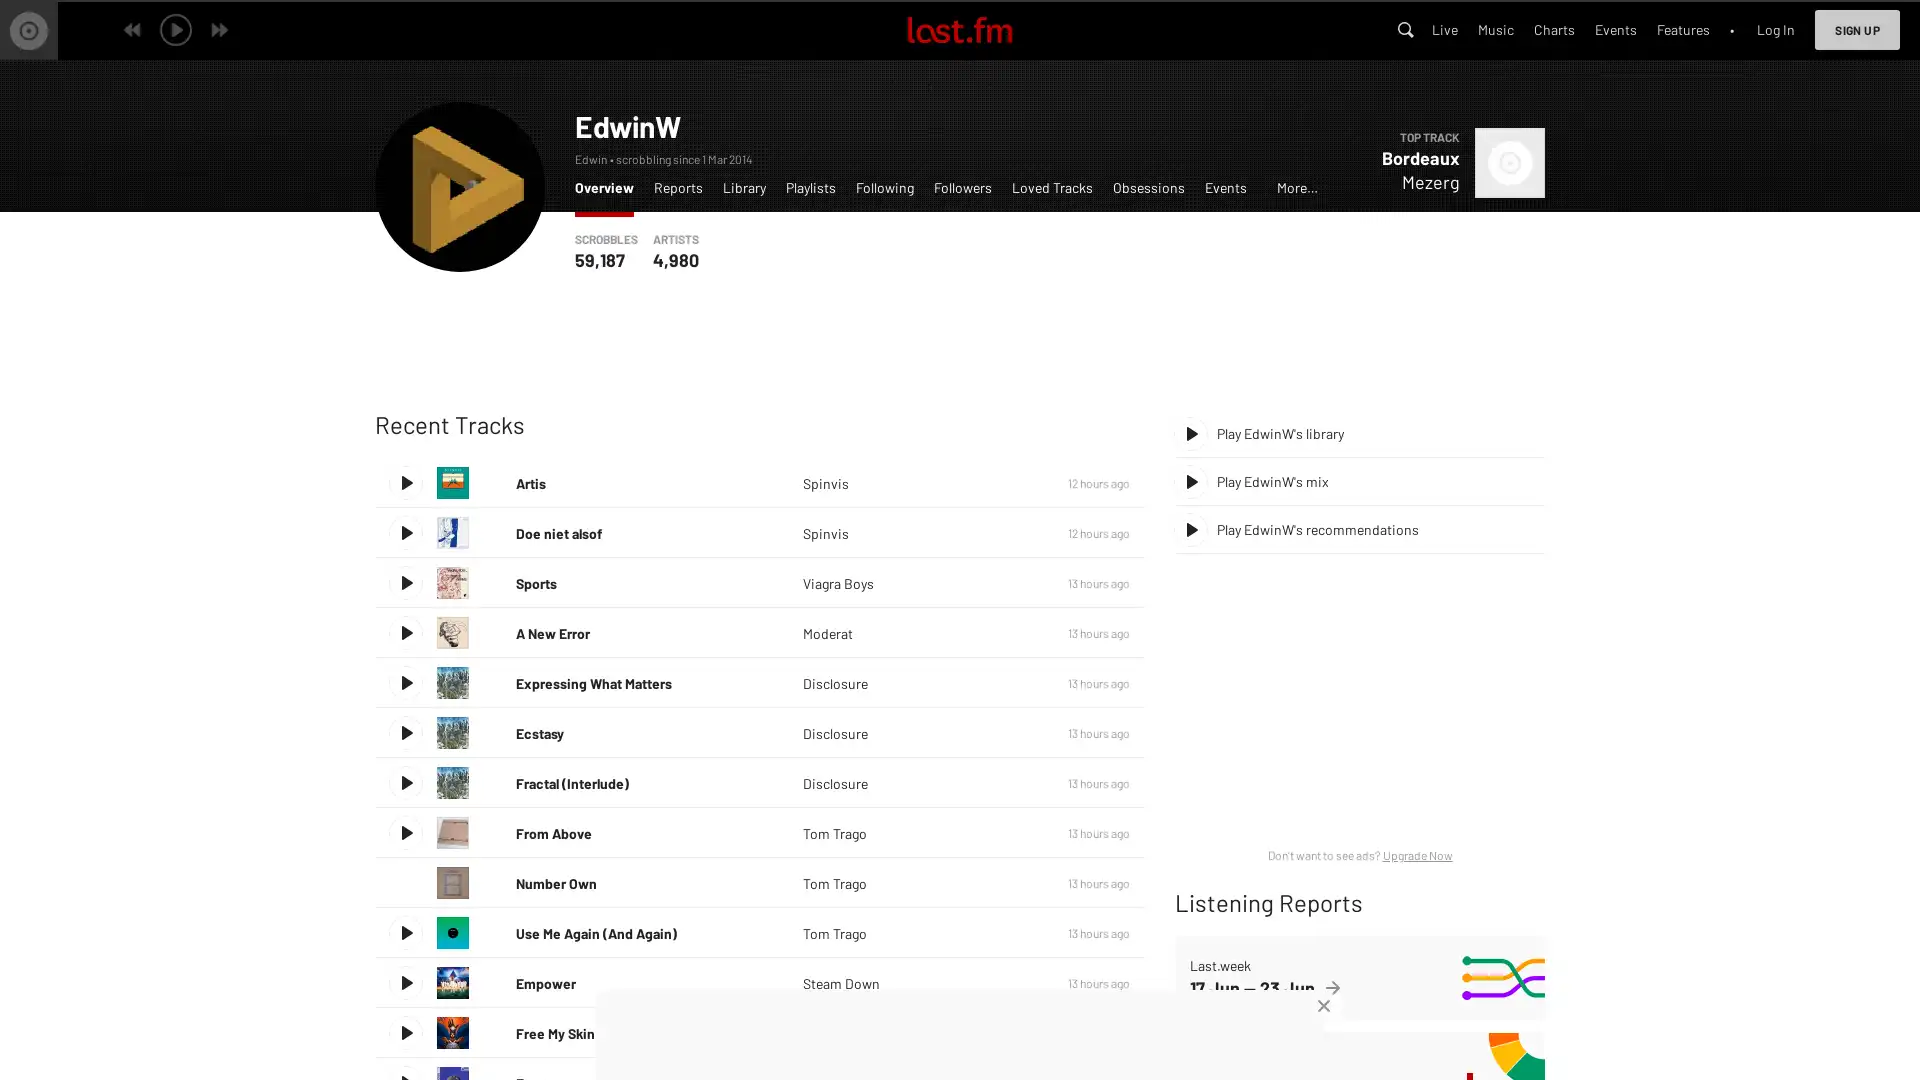 This screenshot has height=1080, width=1920. I want to click on Buy, so click(1008, 732).